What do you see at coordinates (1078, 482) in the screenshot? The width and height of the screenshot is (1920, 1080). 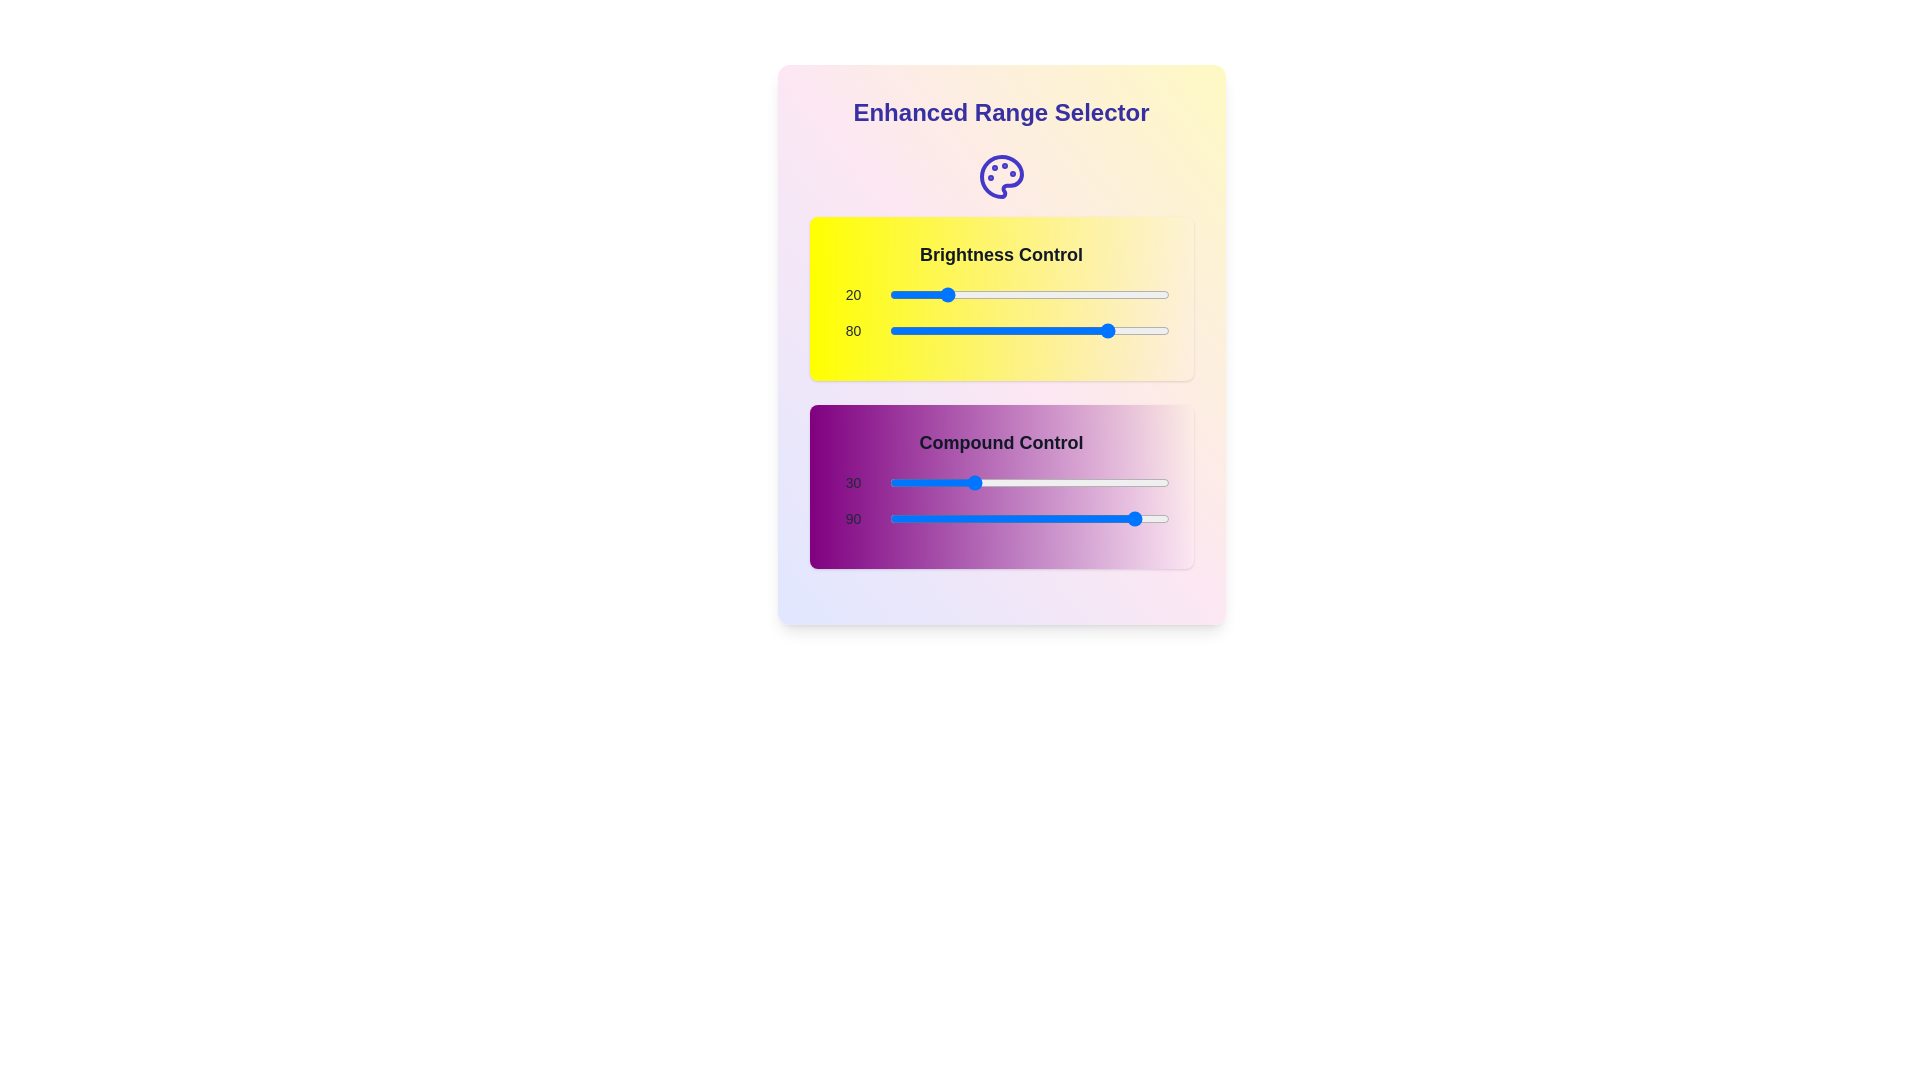 I see `the 'Compound Control' slider to 68 by dragging it to the corresponding position` at bounding box center [1078, 482].